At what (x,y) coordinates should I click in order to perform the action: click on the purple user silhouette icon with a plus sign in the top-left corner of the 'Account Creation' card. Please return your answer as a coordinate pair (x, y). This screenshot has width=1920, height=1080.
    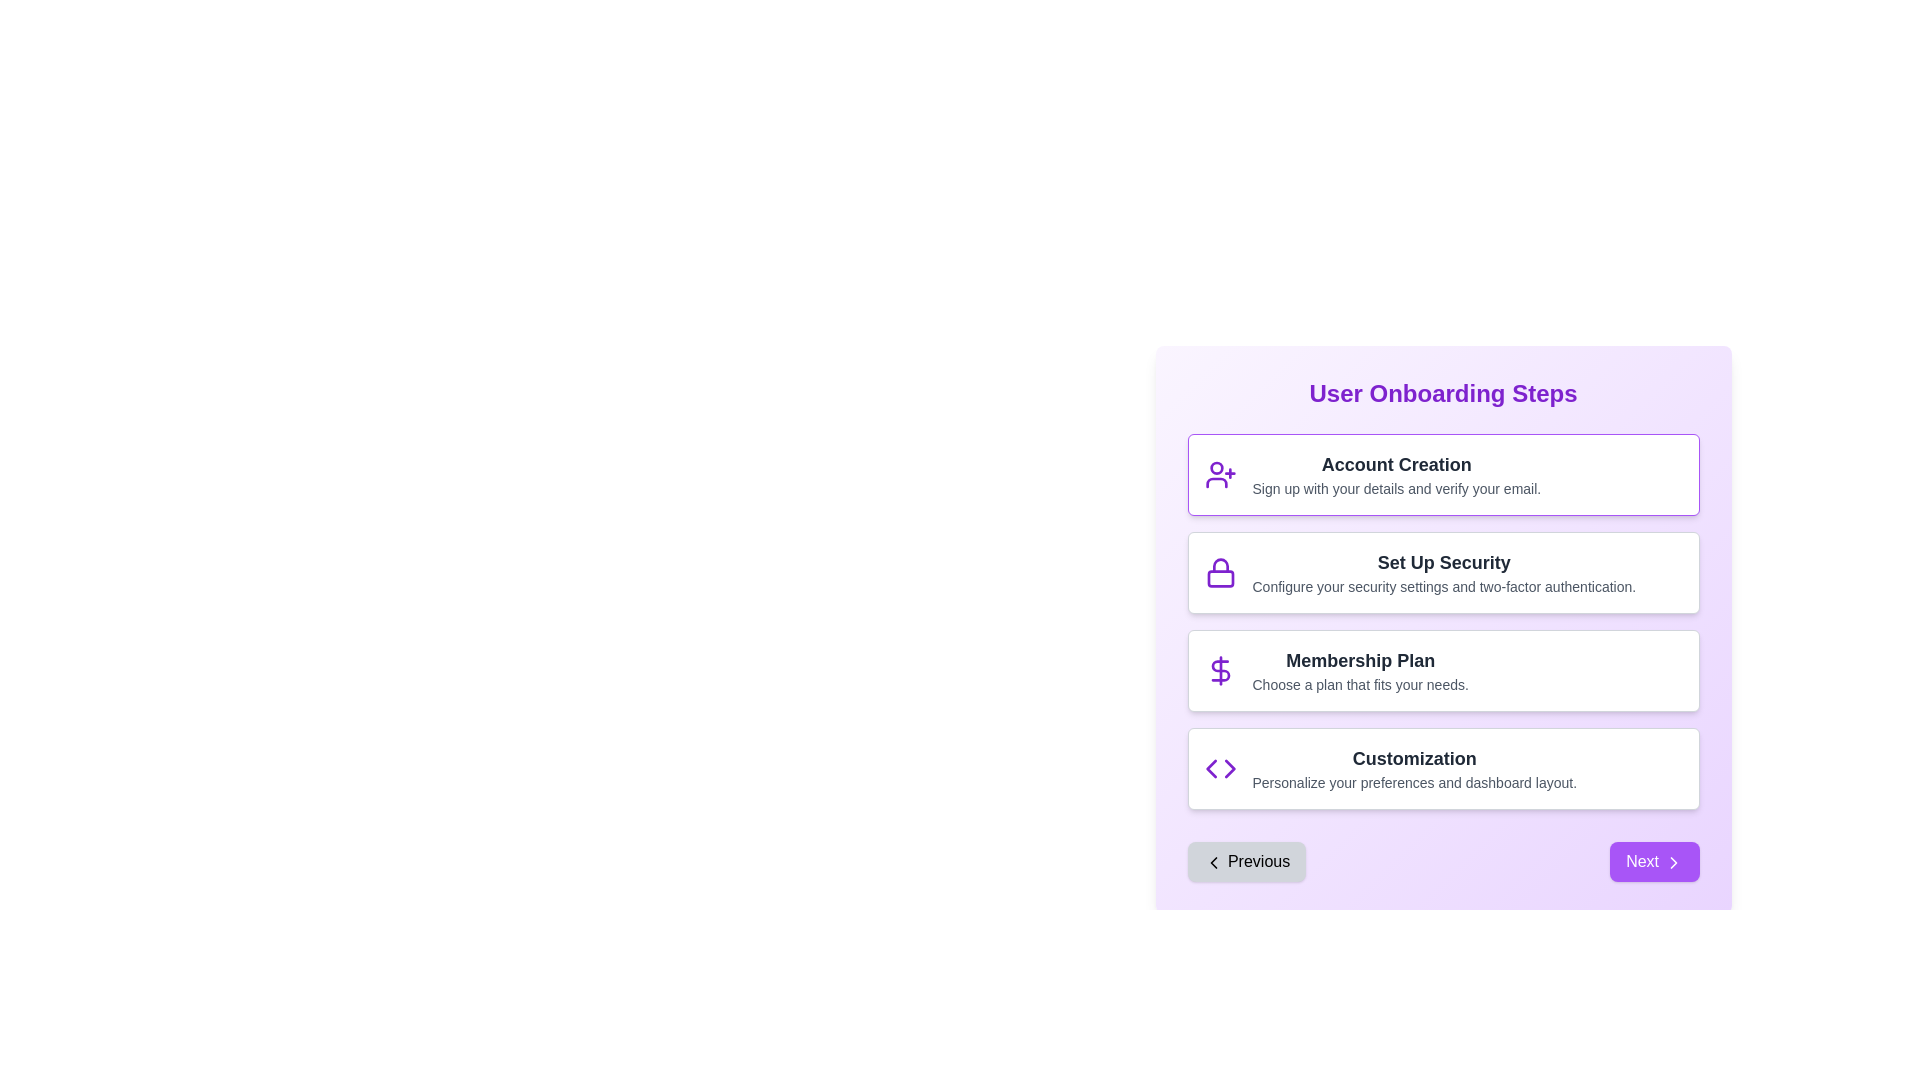
    Looking at the image, I should click on (1219, 474).